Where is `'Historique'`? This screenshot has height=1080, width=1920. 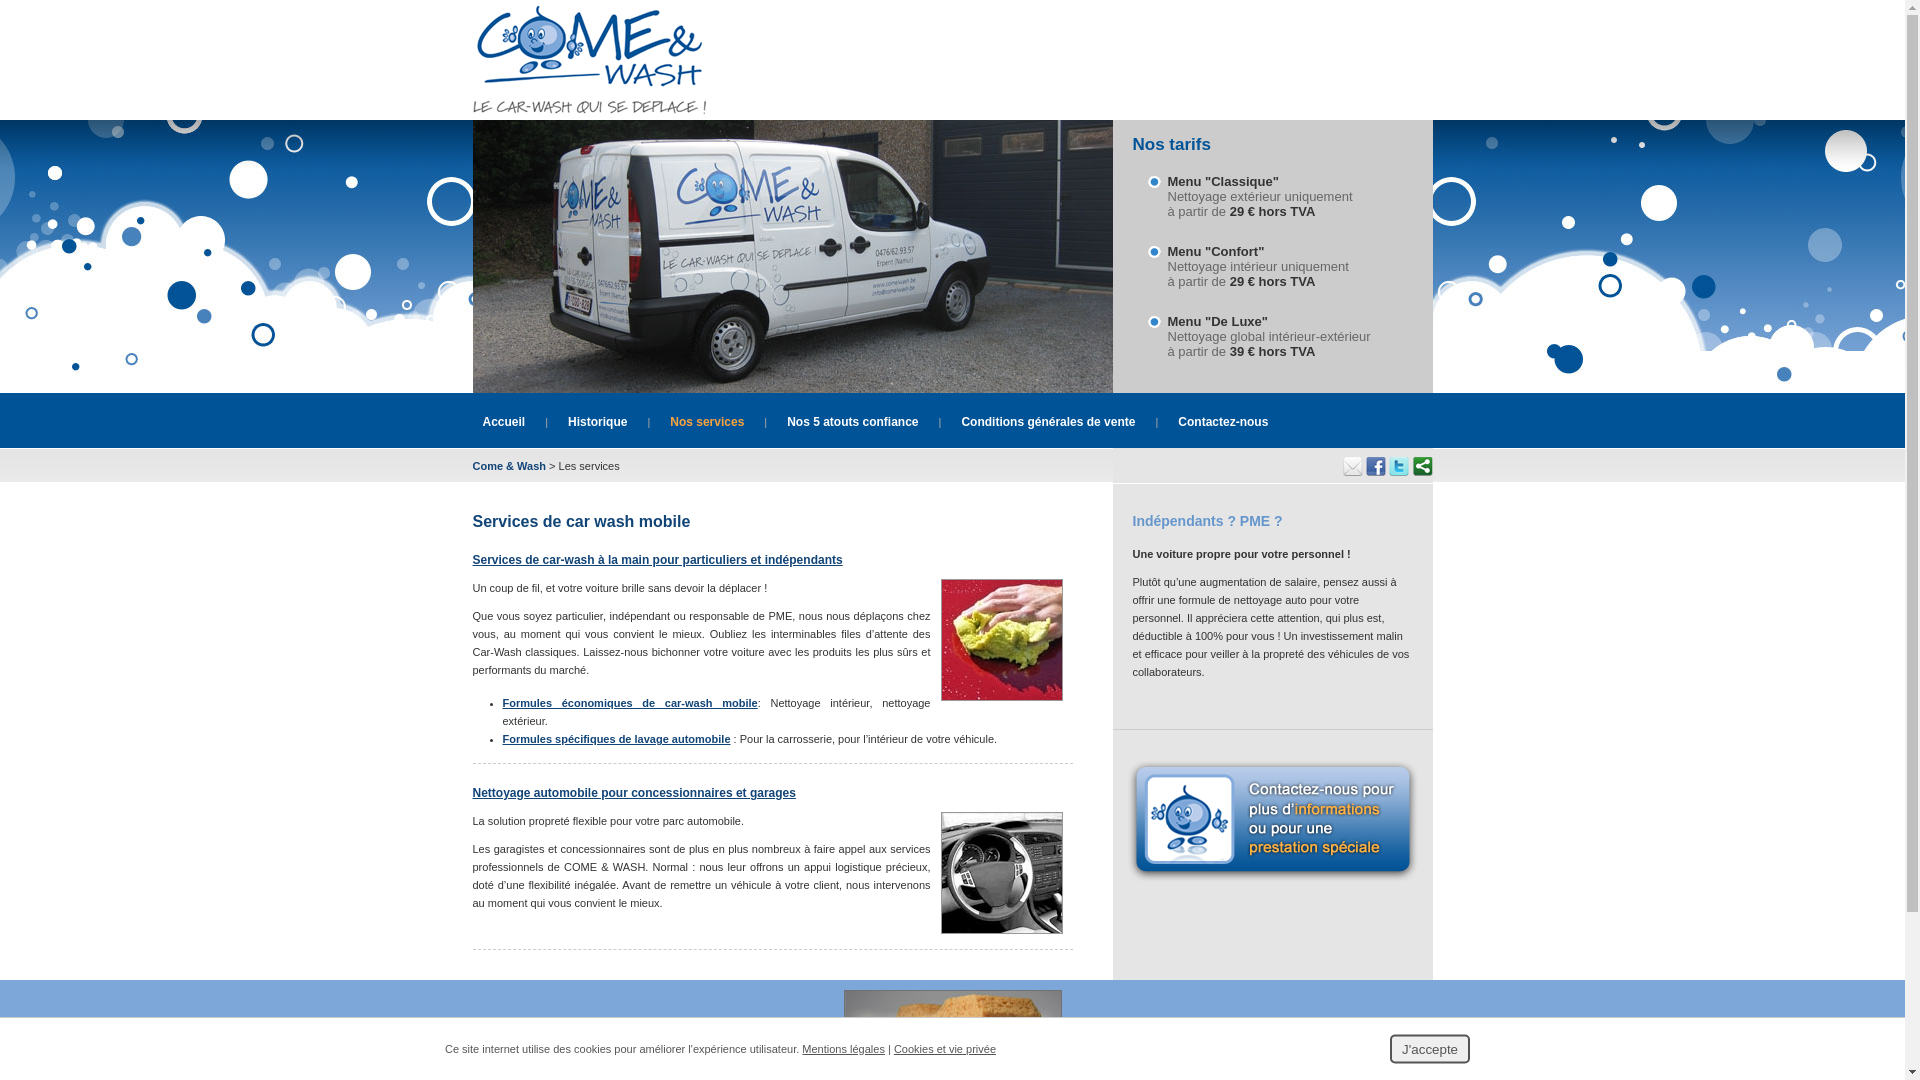 'Historique' is located at coordinates (596, 420).